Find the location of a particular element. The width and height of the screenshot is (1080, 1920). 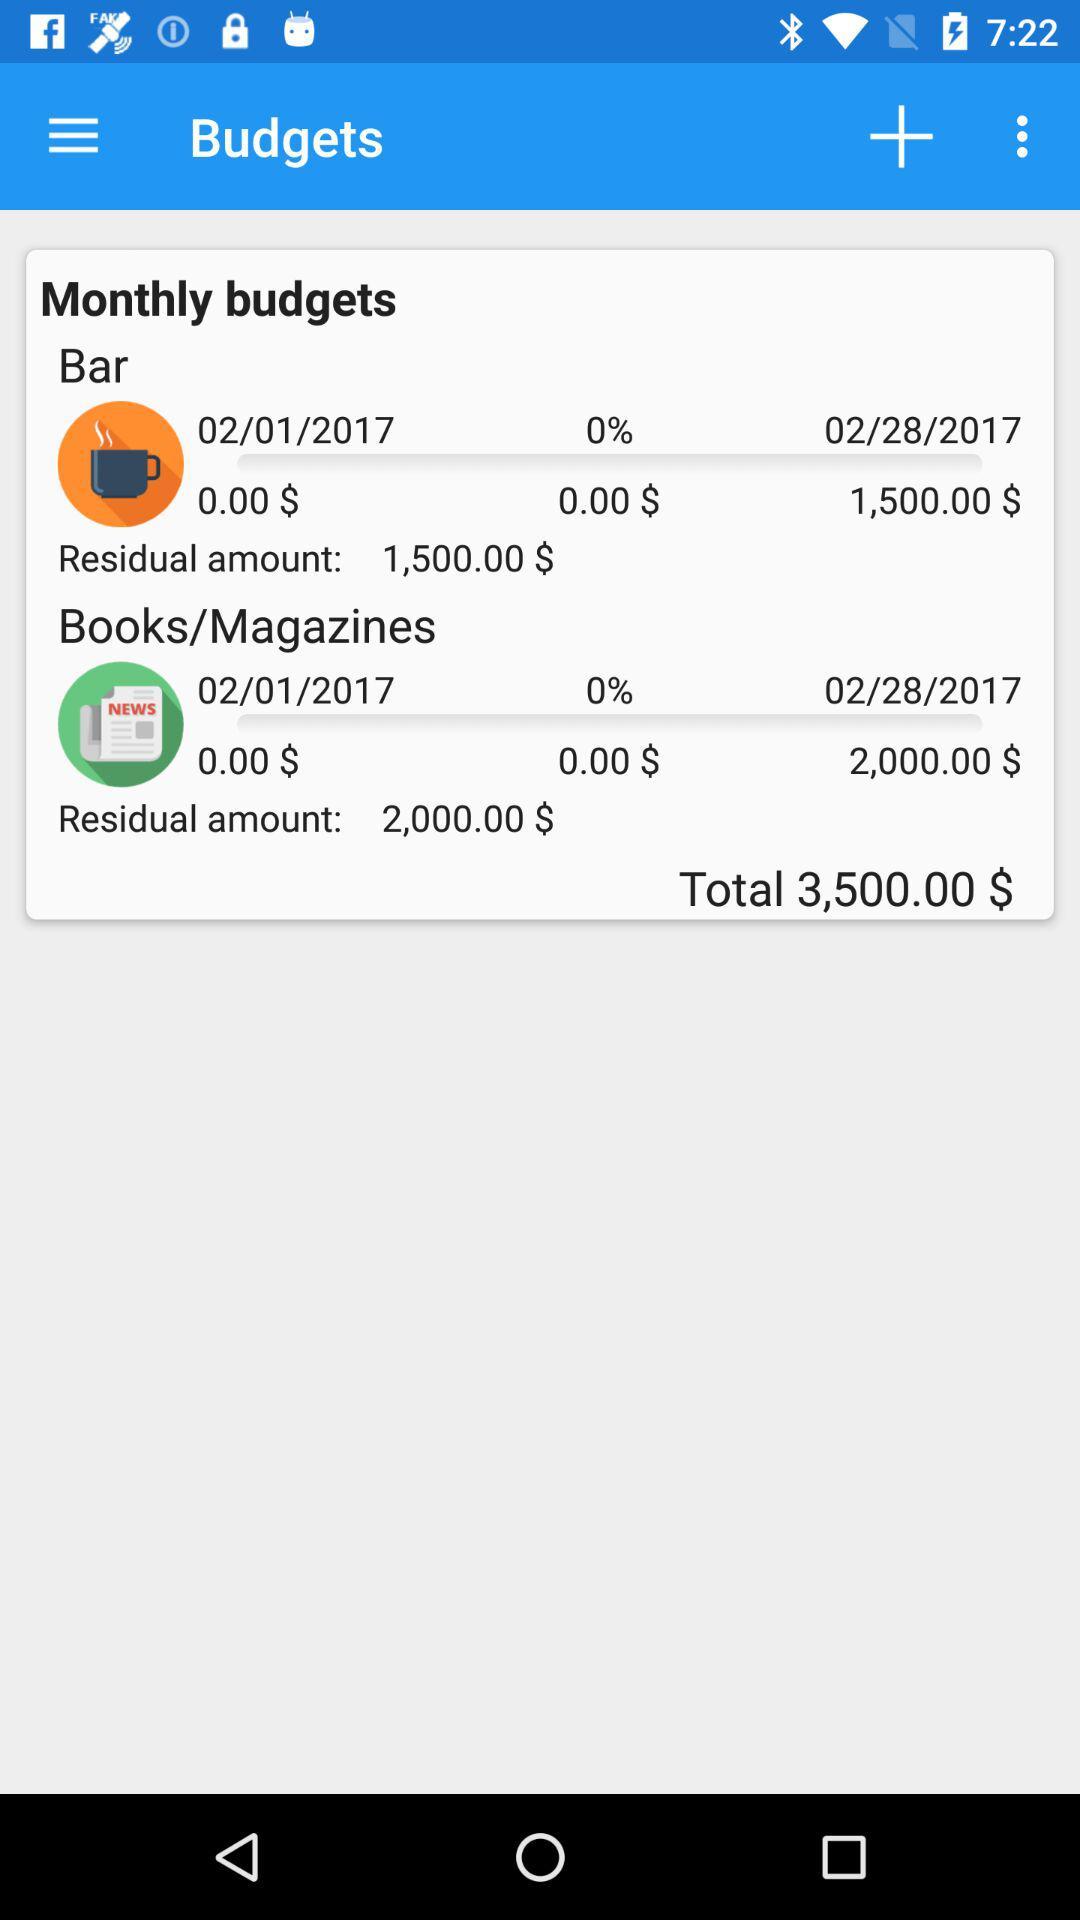

books/magazines icon is located at coordinates (246, 623).